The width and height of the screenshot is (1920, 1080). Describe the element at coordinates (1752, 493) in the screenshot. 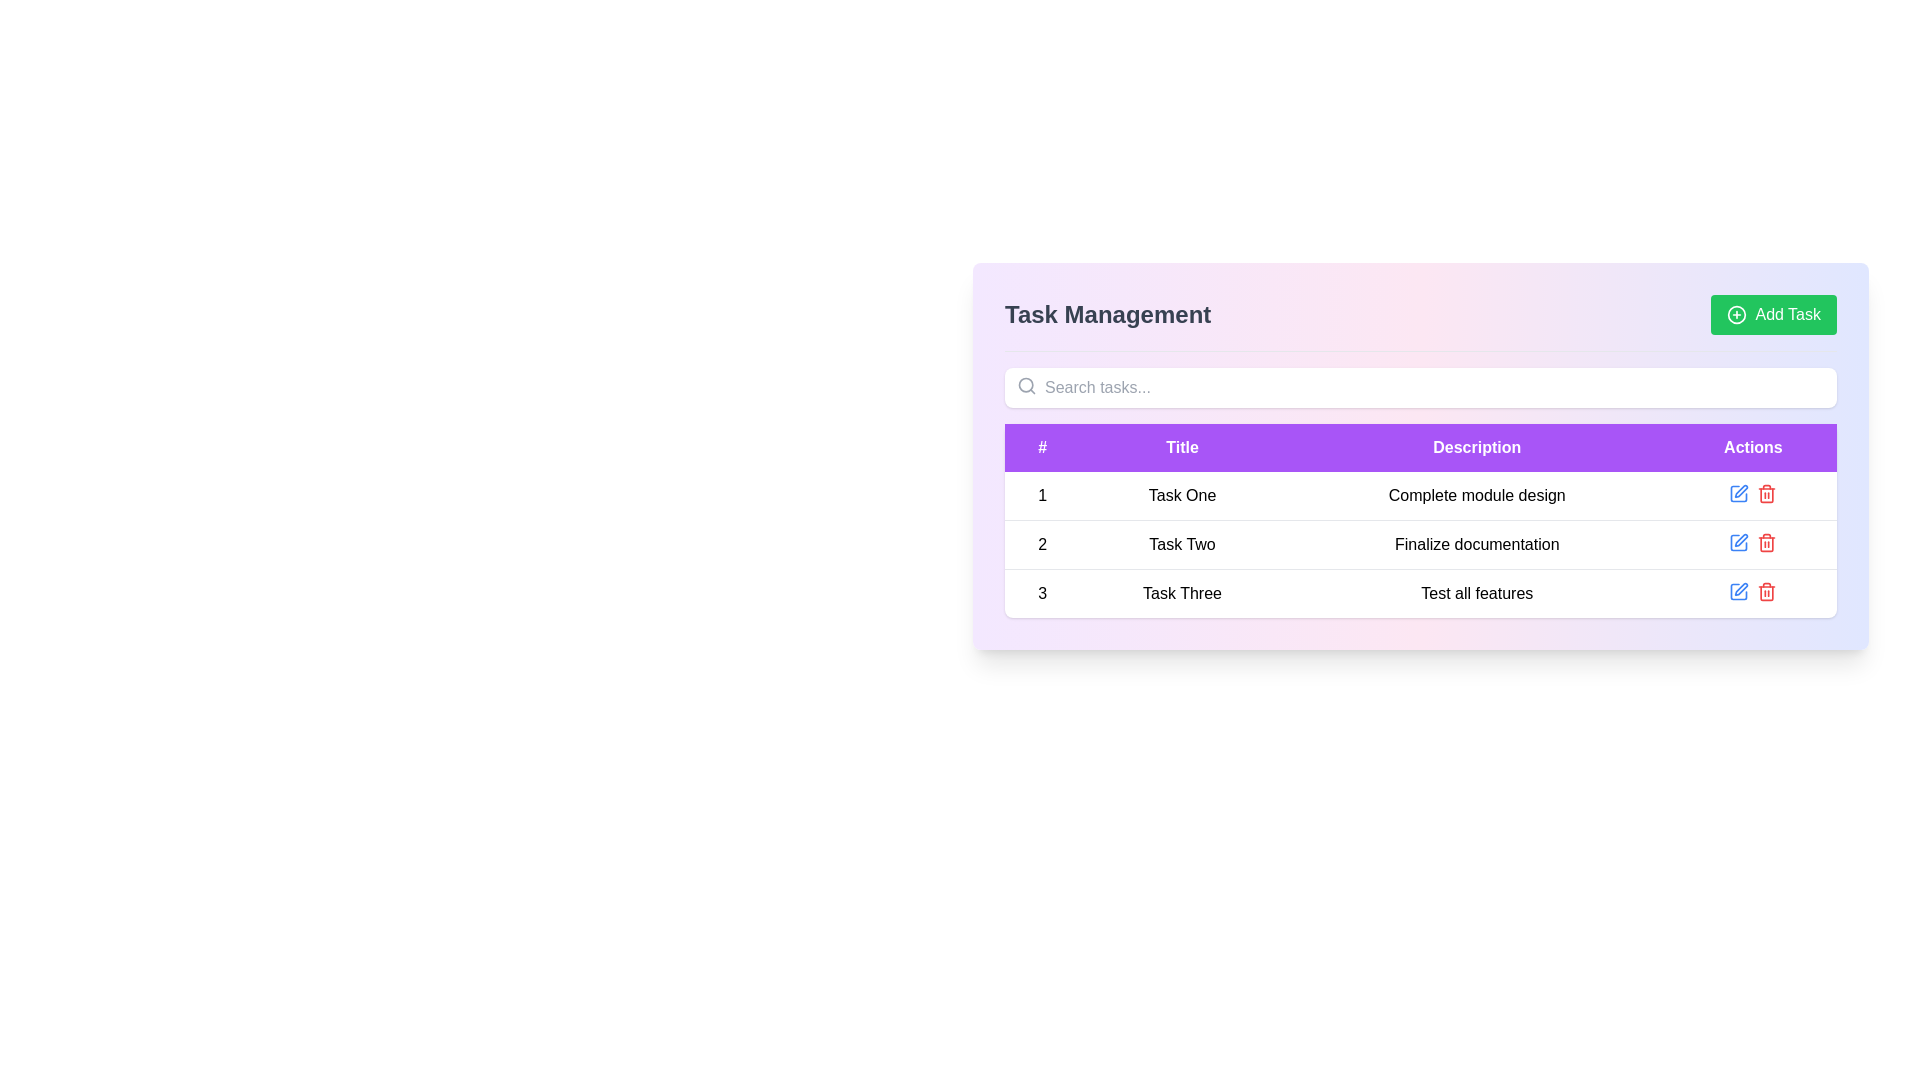

I see `the interactive icon group containing the blue pencil and red trash bin icons located in the 'Actions' column of the first row corresponding to 'Task One'` at that location.